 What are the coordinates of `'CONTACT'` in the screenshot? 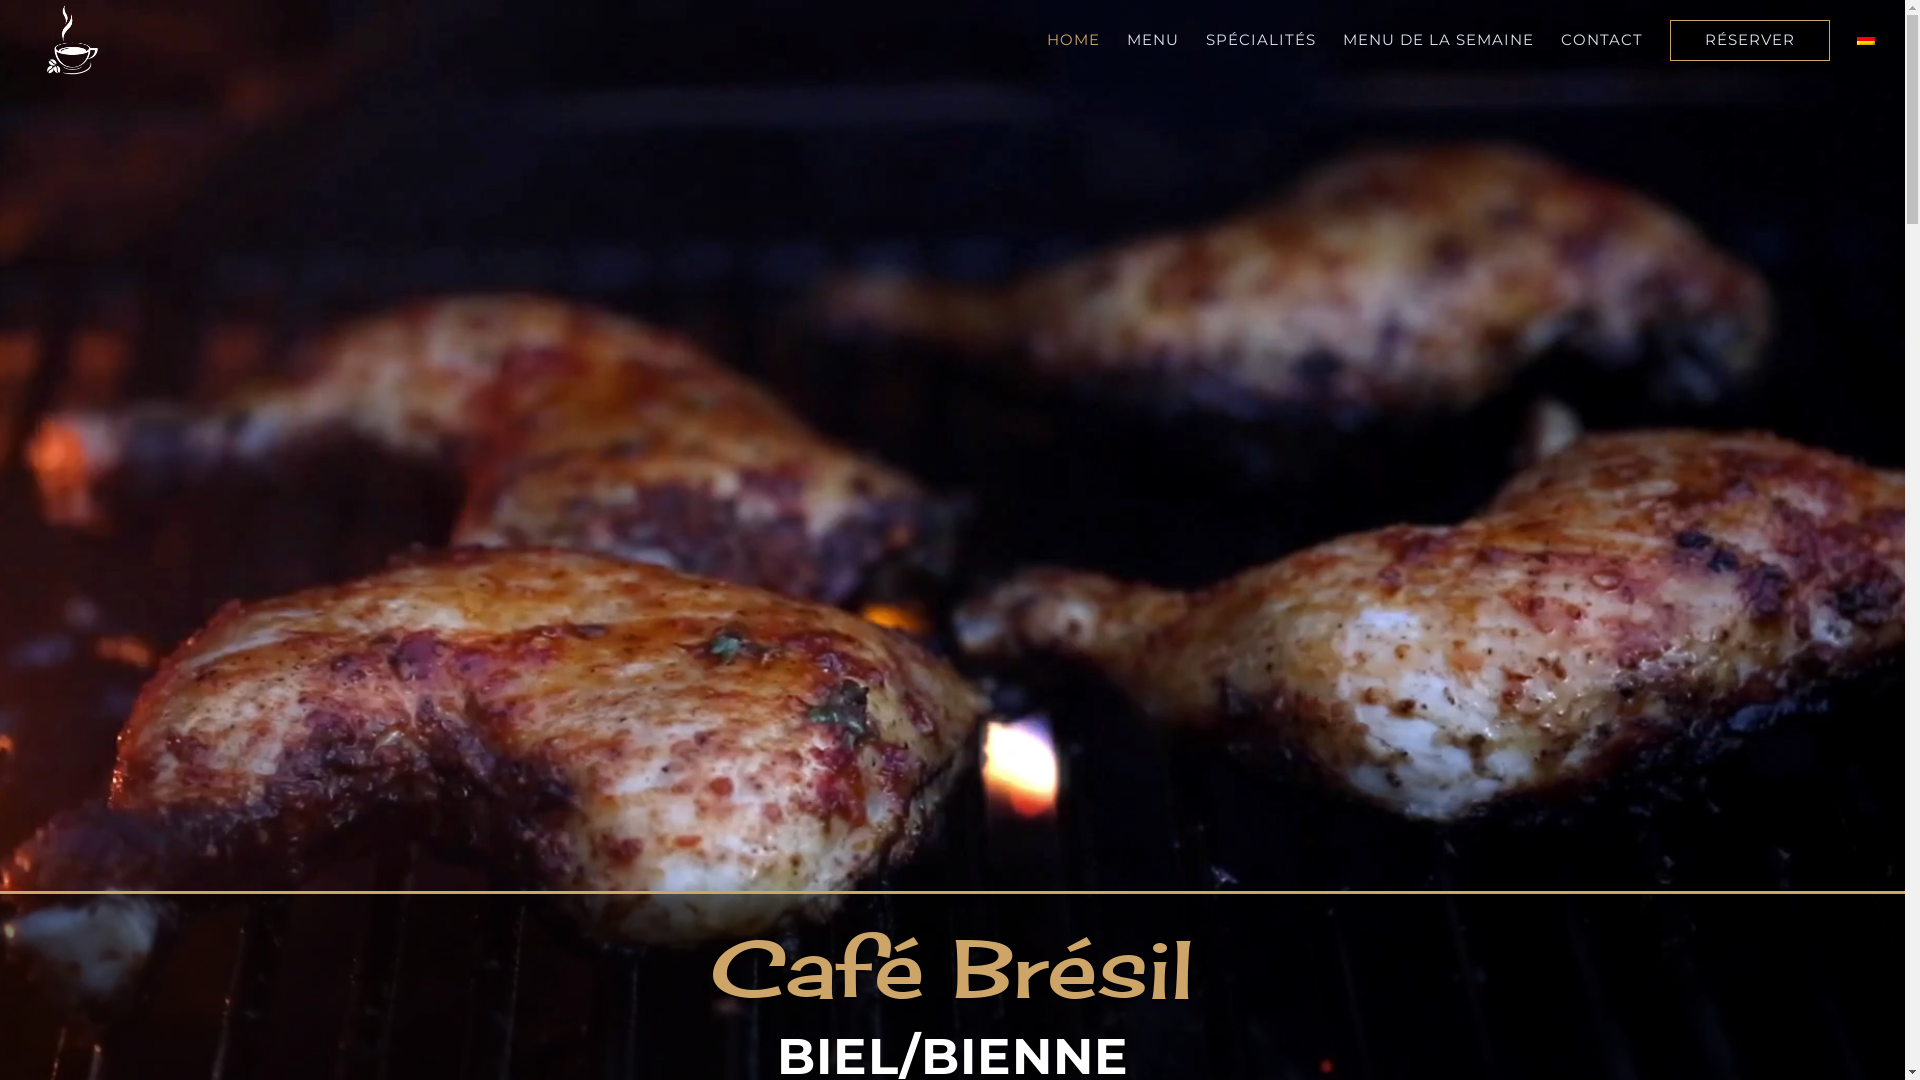 It's located at (1602, 43).